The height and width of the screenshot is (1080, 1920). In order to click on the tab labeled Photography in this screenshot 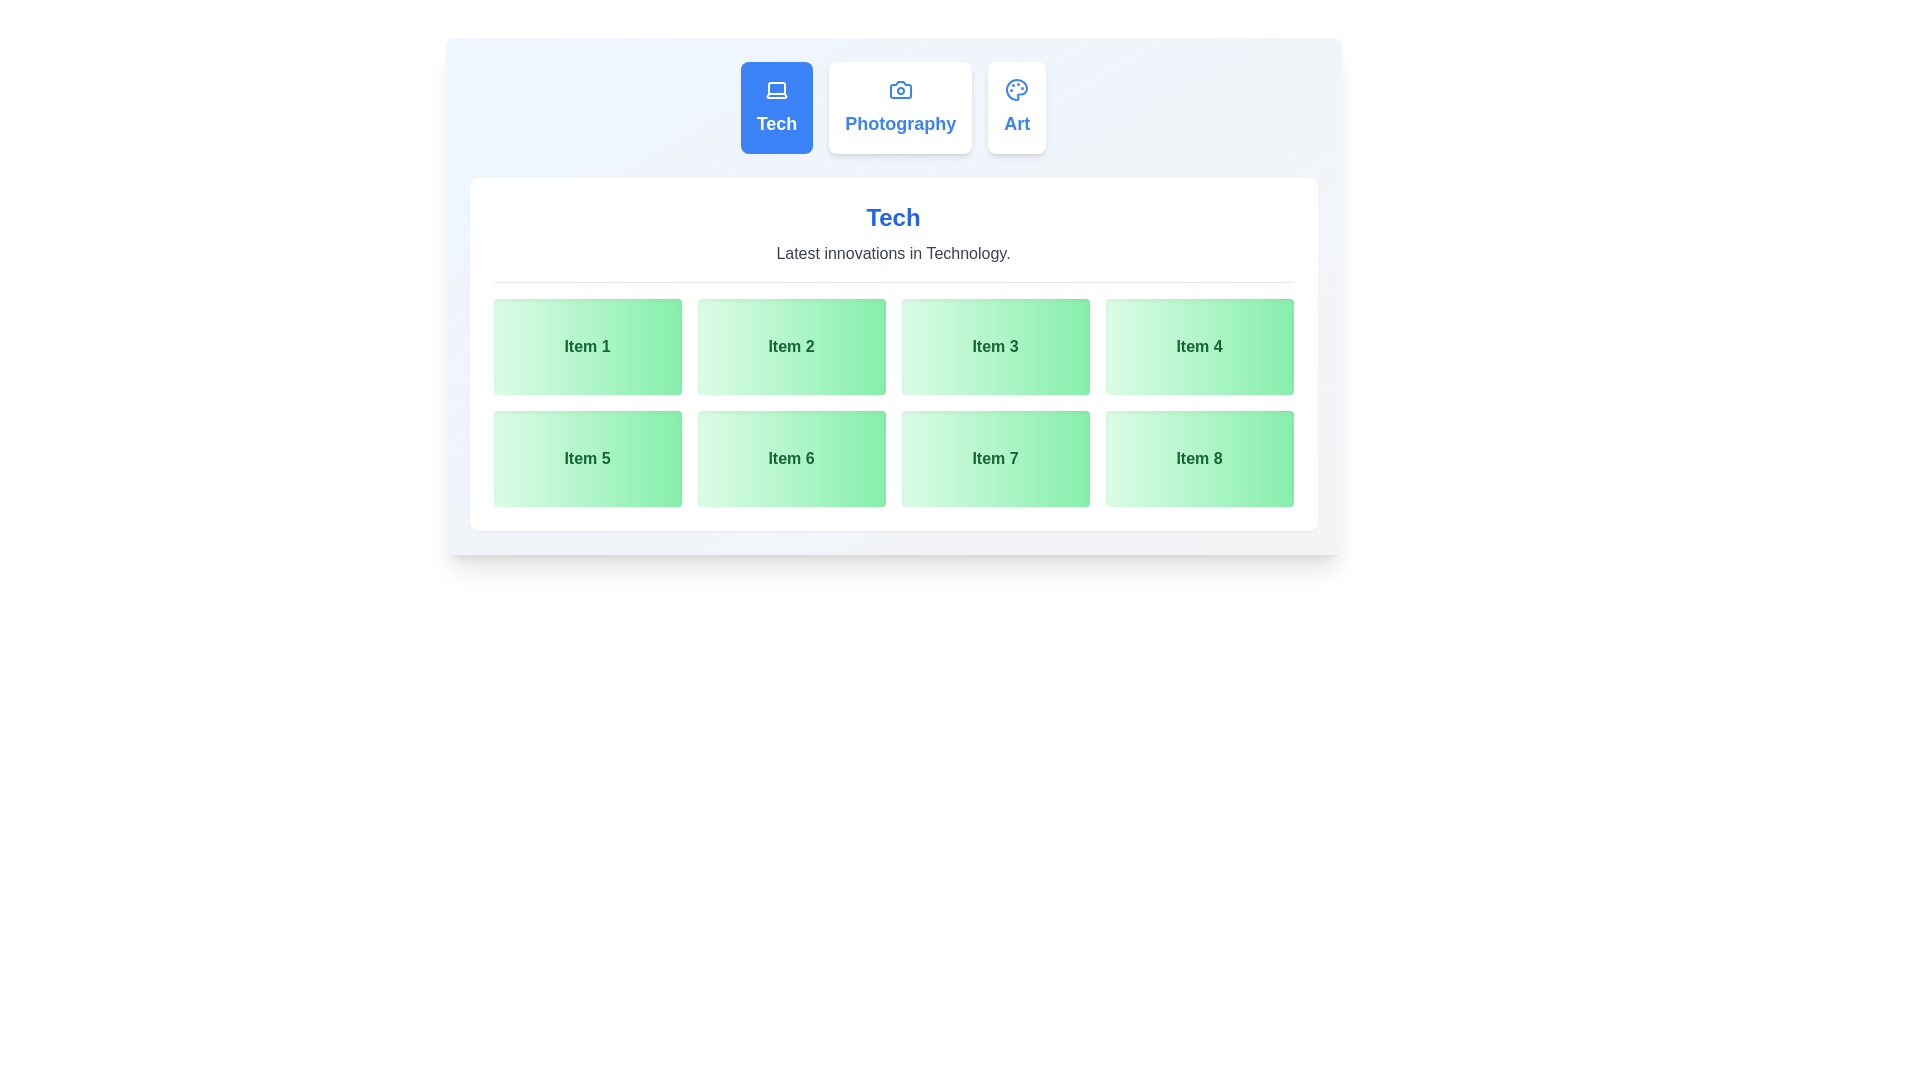, I will do `click(899, 108)`.